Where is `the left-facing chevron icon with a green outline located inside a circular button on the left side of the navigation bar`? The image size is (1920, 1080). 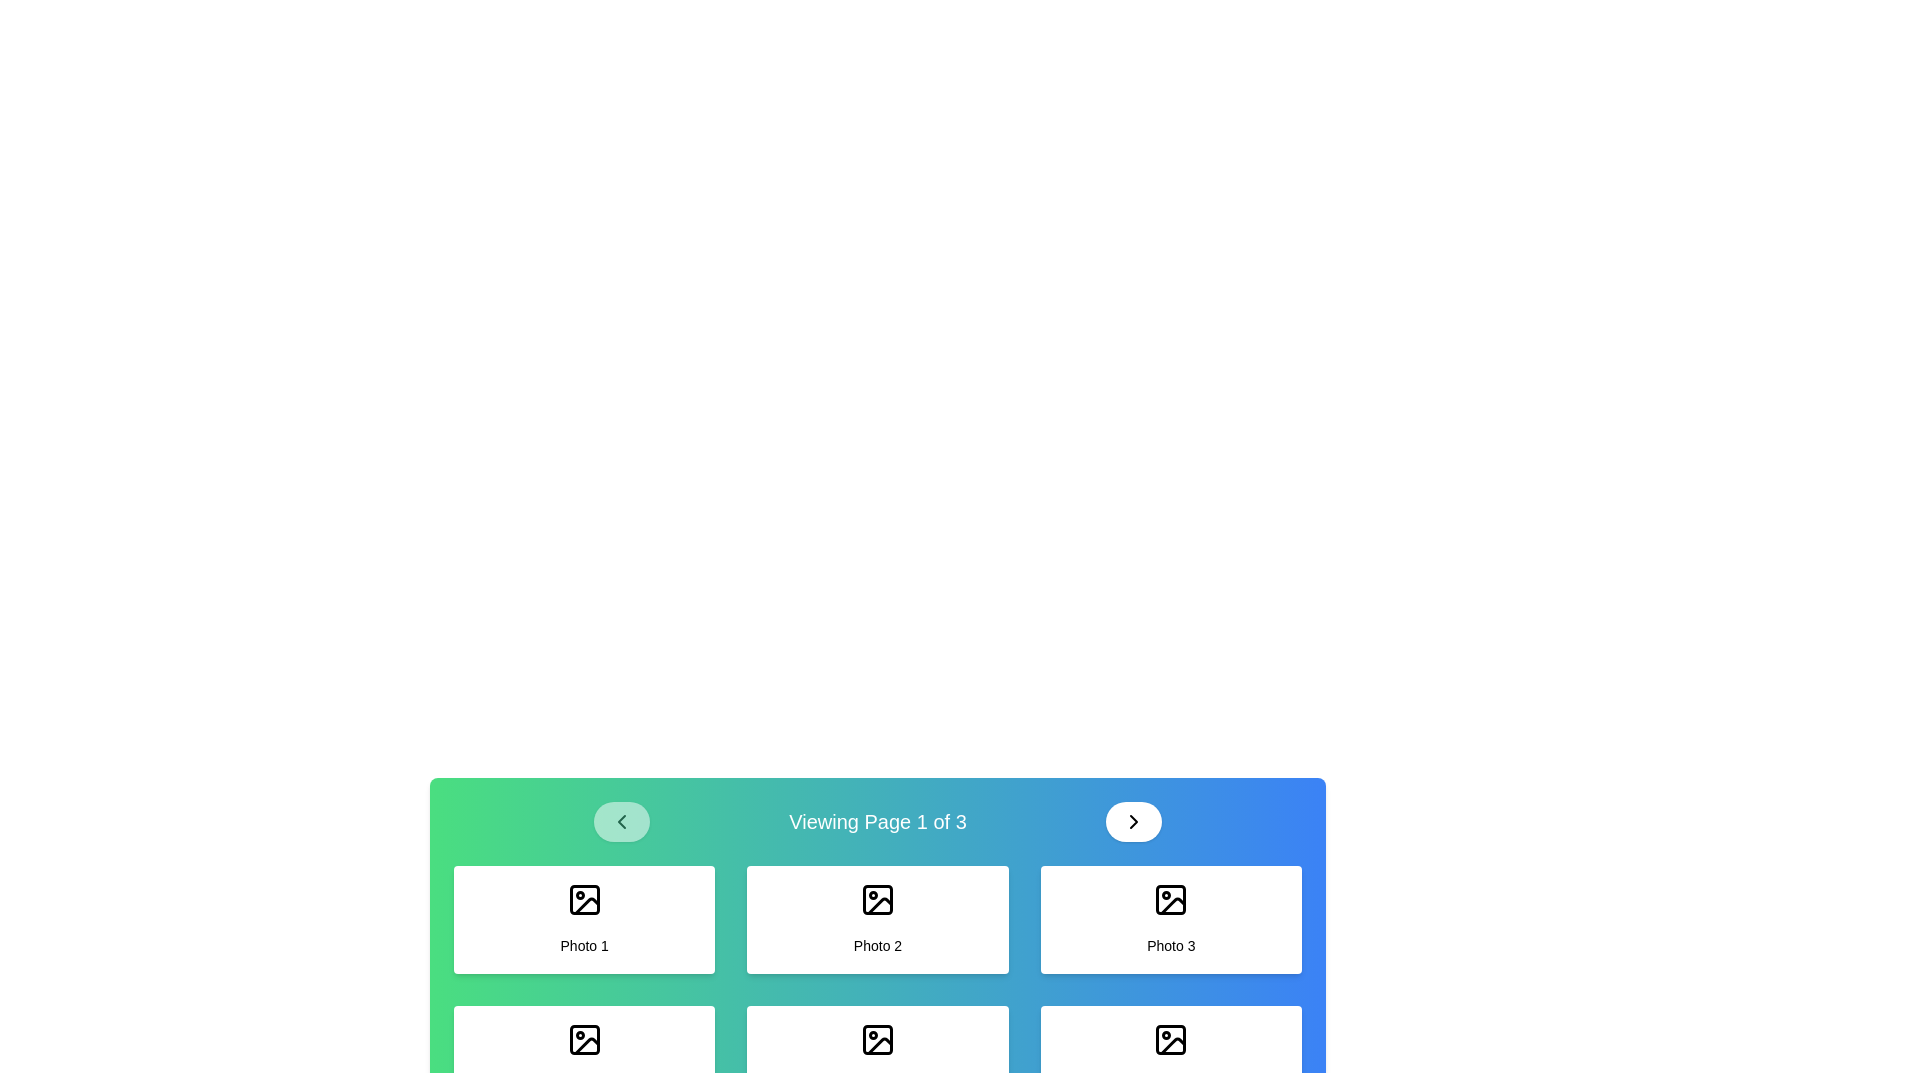
the left-facing chevron icon with a green outline located inside a circular button on the left side of the navigation bar is located at coordinates (620, 821).